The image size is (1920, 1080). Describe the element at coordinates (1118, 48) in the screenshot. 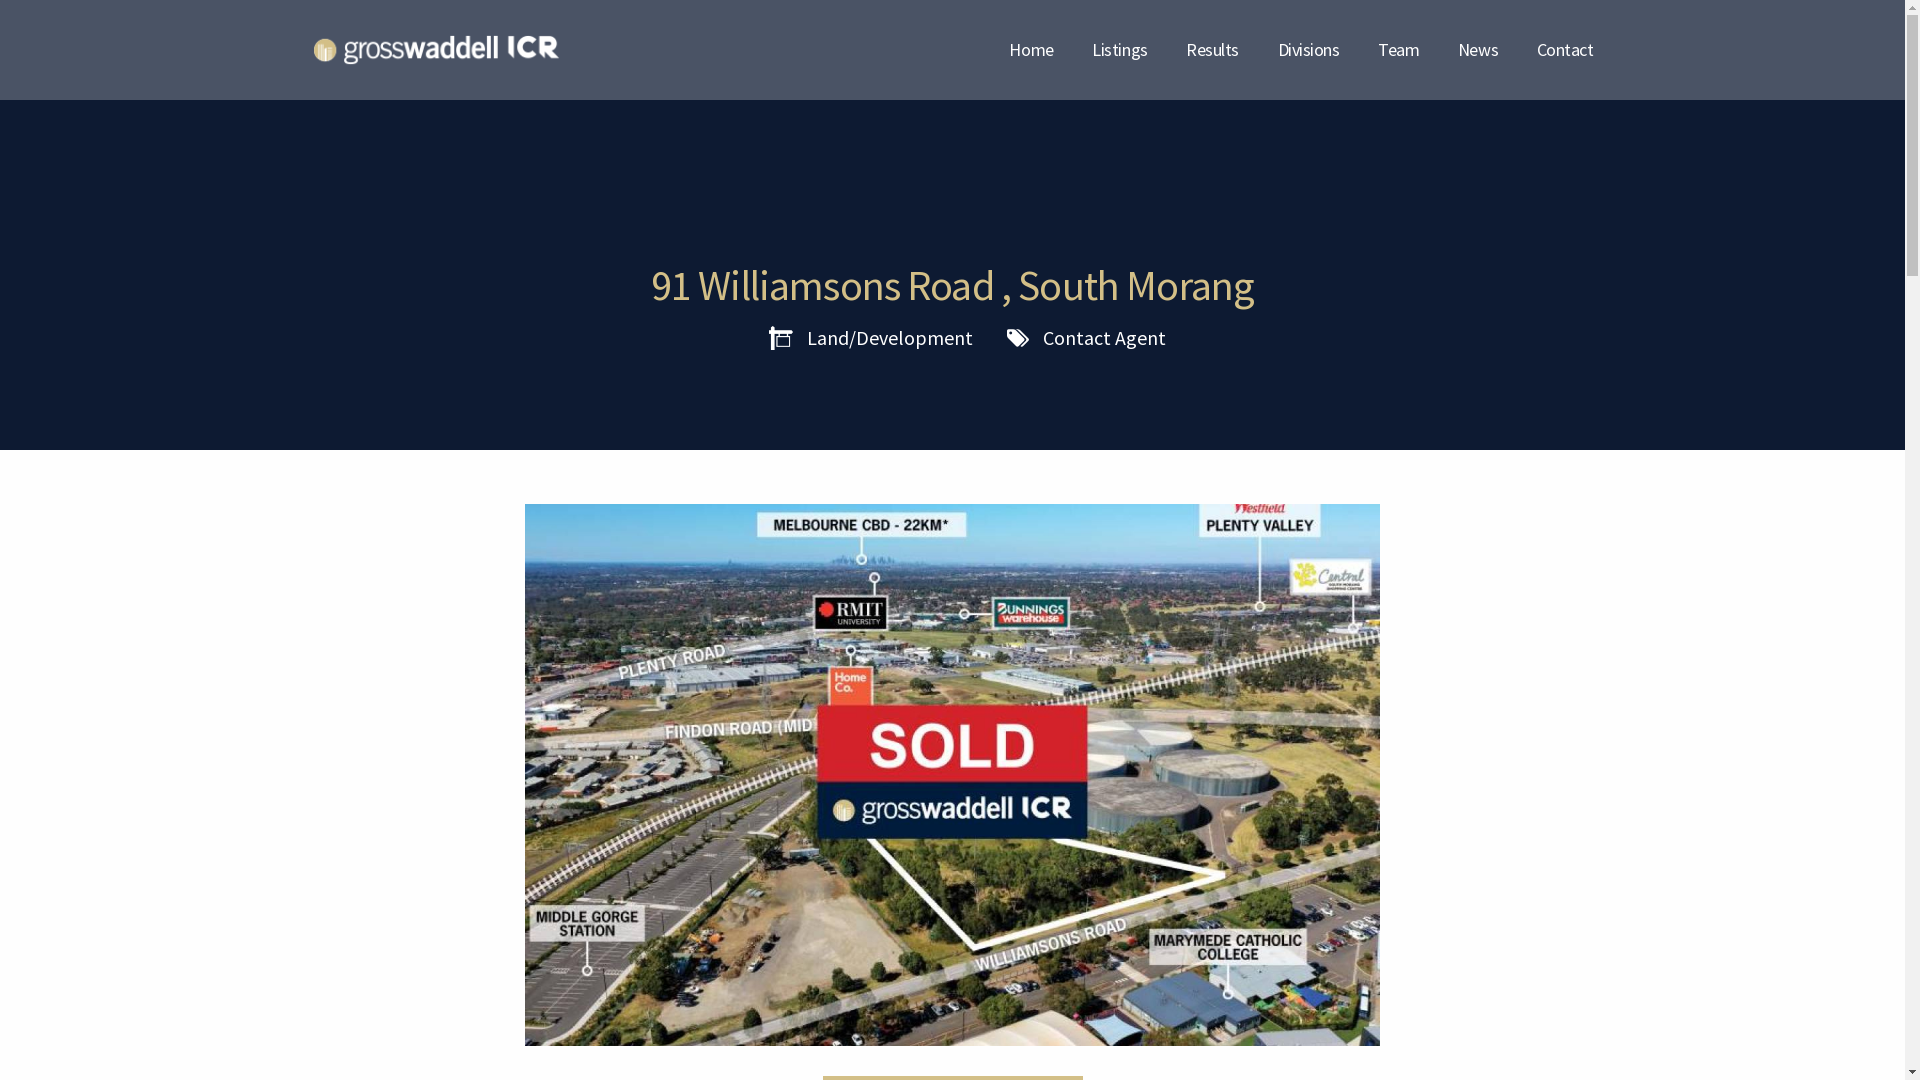

I see `'Listings'` at that location.